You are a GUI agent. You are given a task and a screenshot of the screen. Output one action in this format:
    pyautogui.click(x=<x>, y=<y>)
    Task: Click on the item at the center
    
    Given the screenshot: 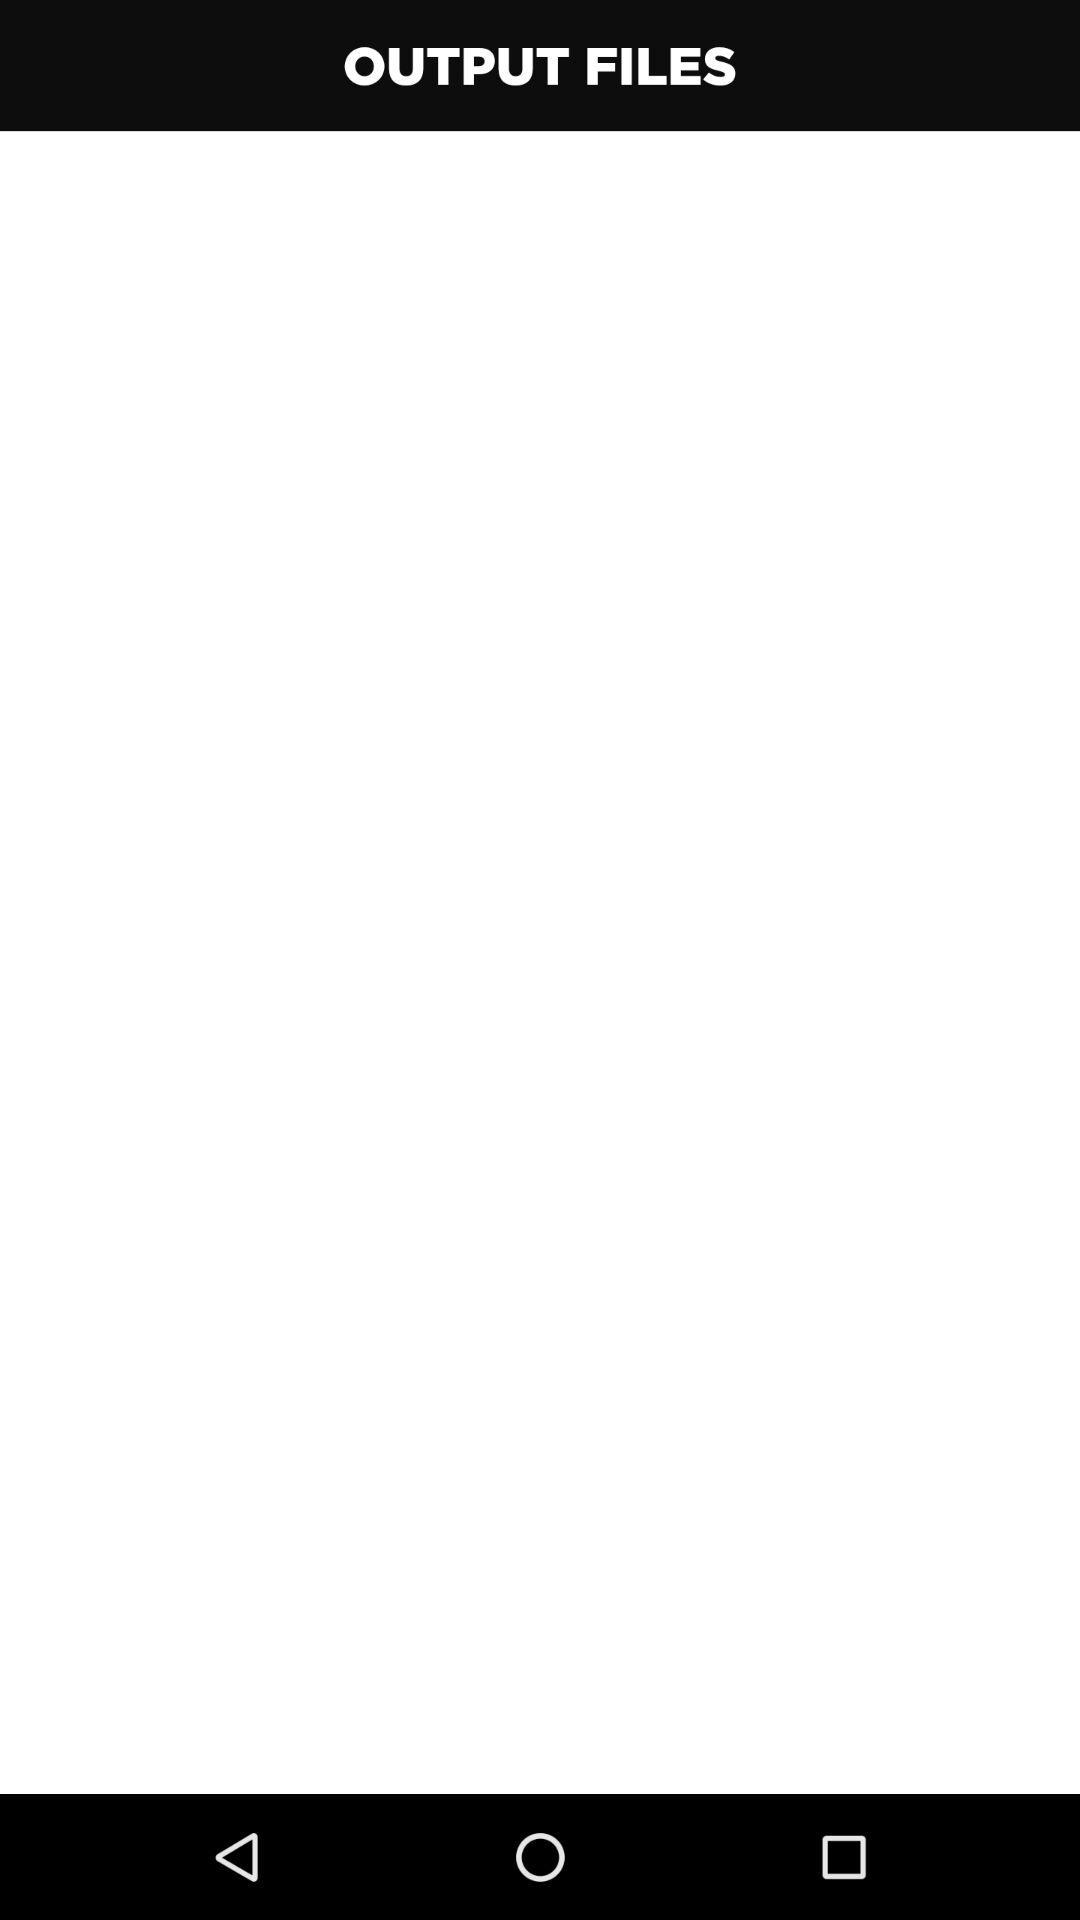 What is the action you would take?
    pyautogui.click(x=540, y=962)
    